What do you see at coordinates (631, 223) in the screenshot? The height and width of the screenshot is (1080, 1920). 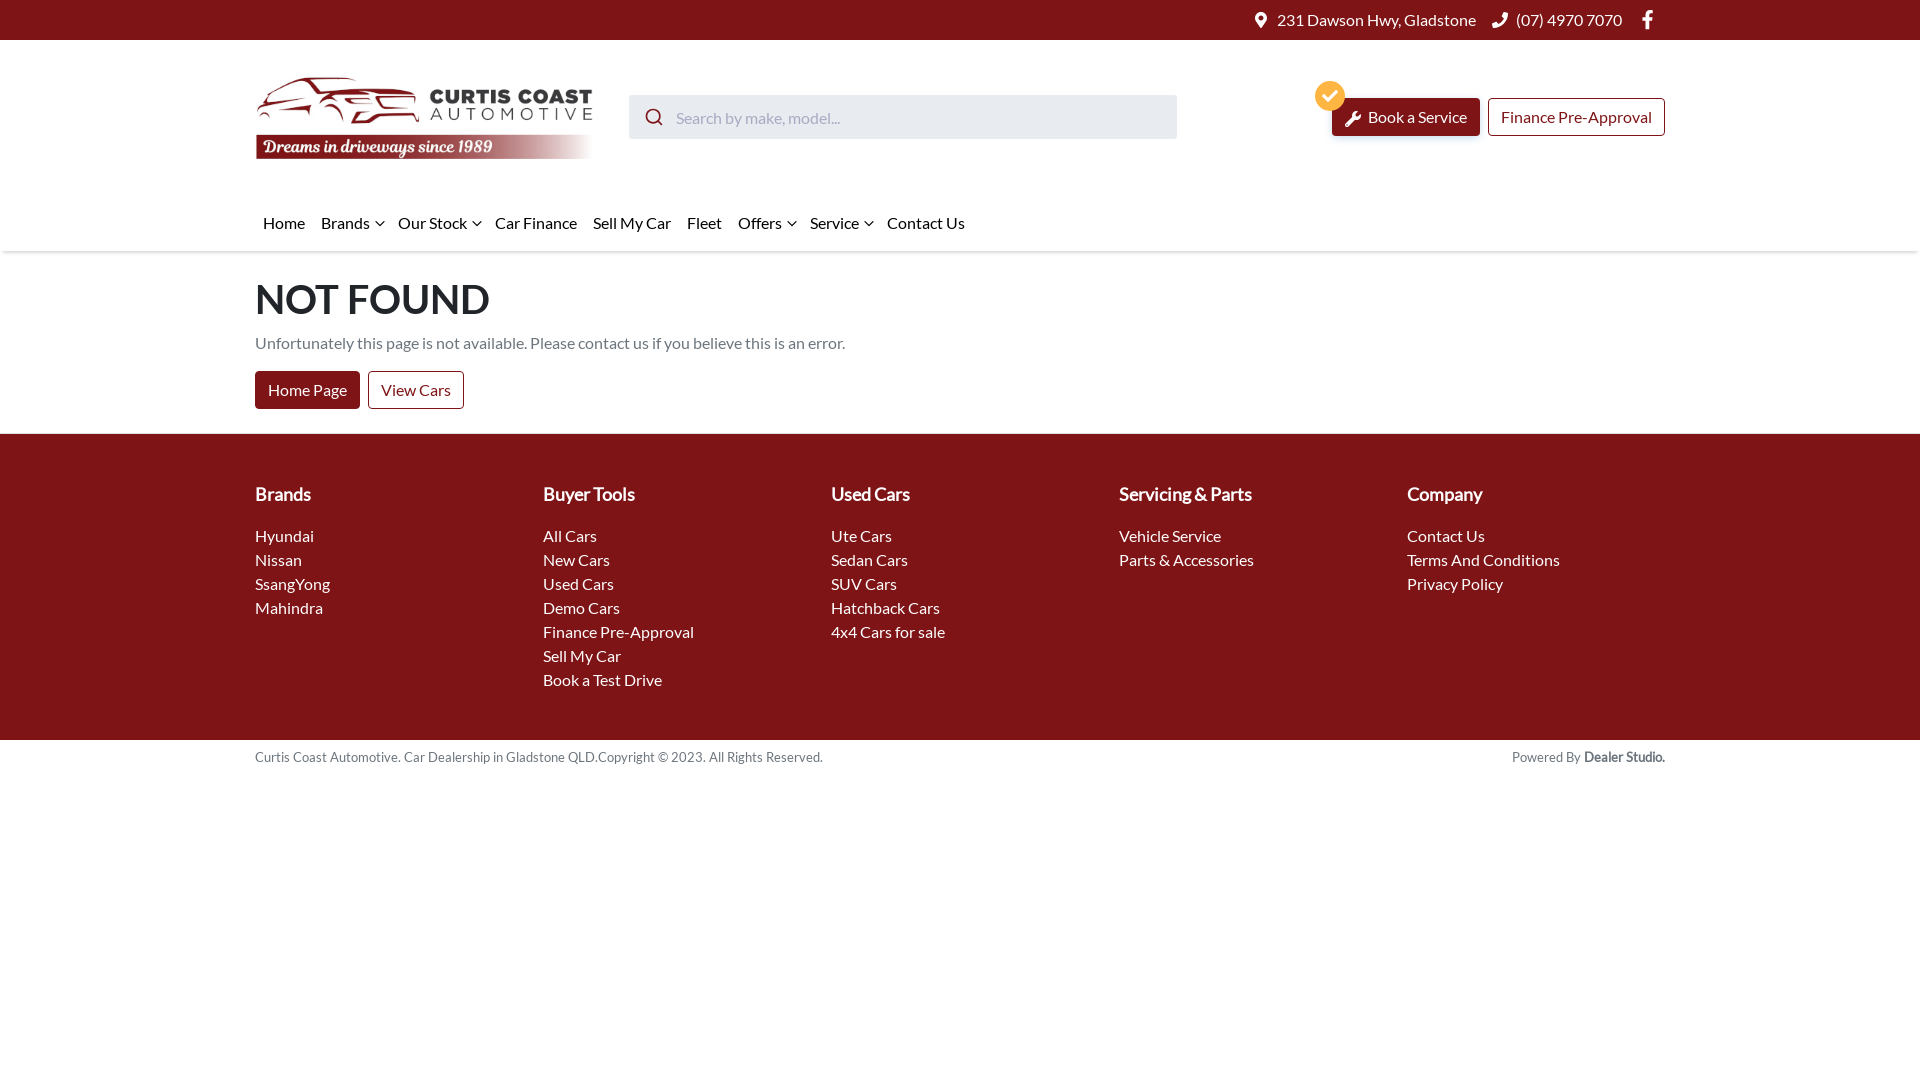 I see `'Sell My Car'` at bounding box center [631, 223].